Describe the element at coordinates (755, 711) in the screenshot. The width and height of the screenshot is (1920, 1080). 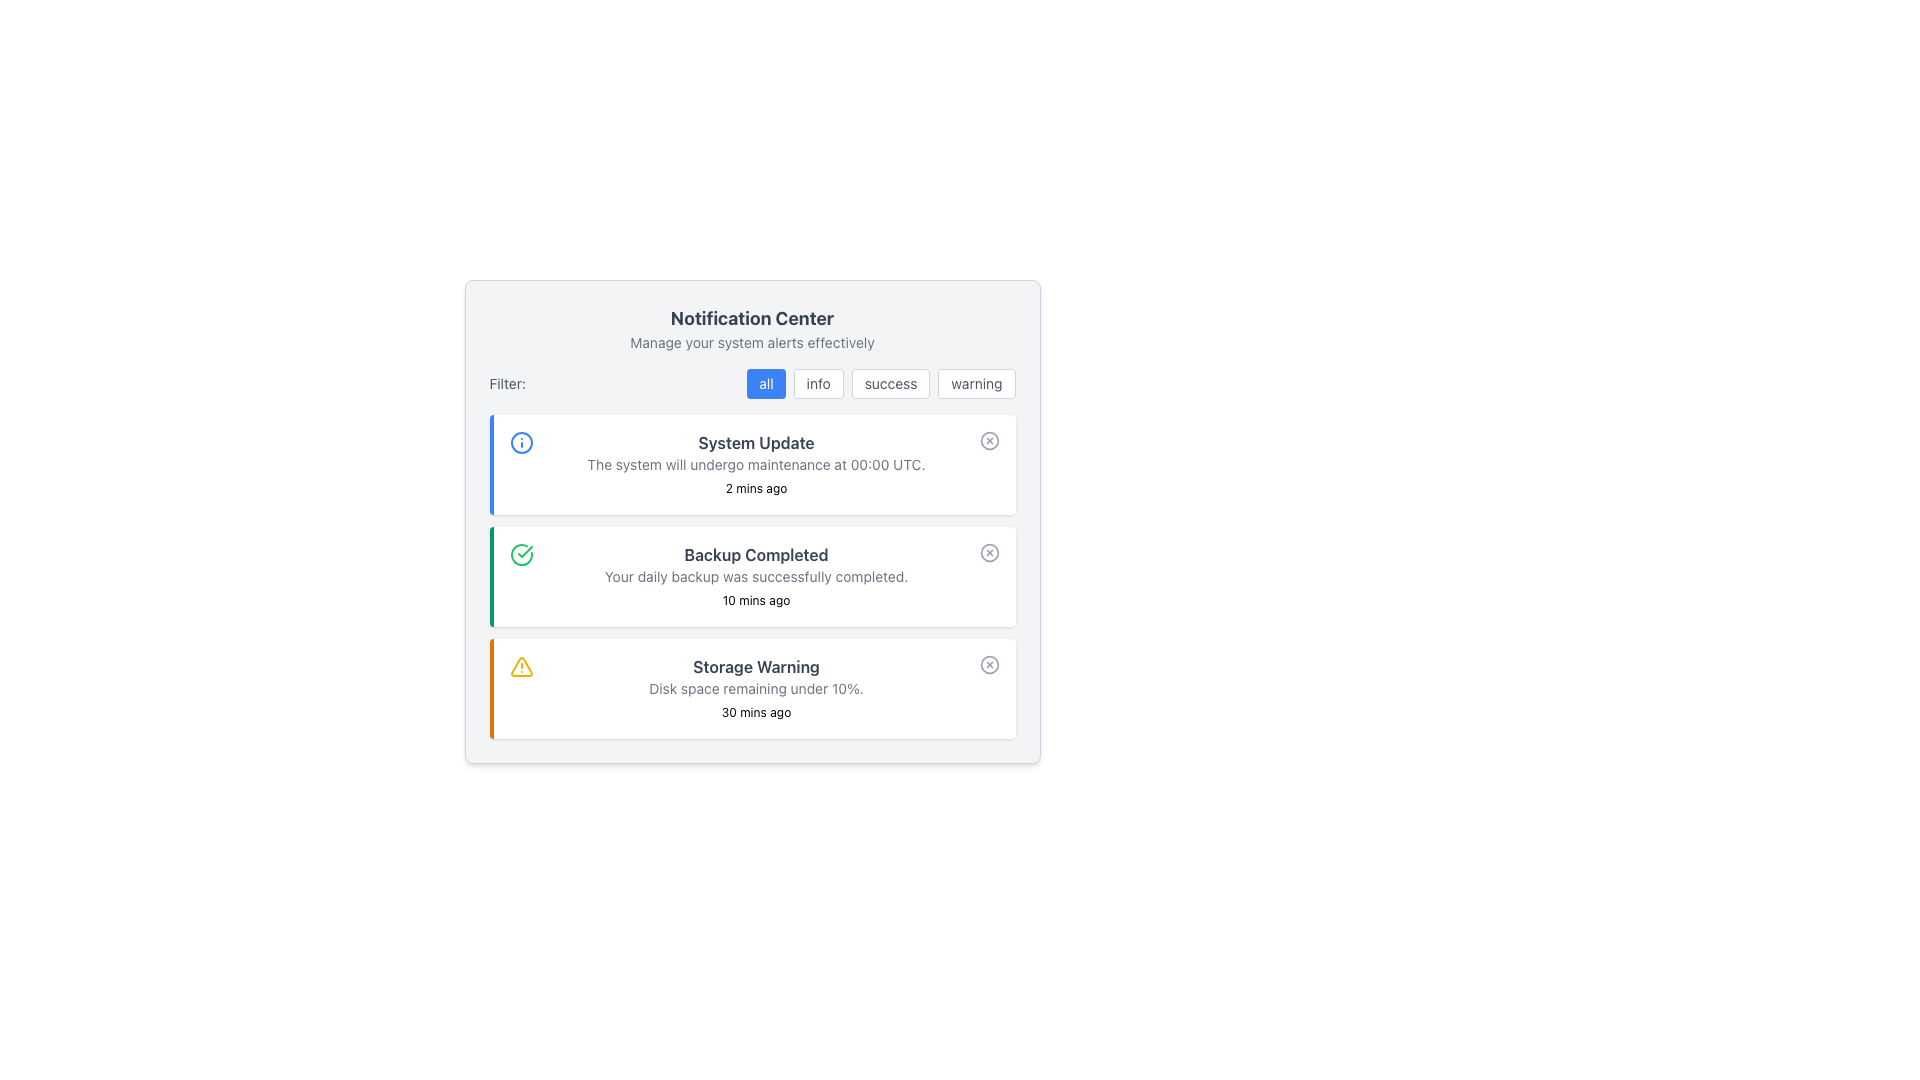
I see `the static text displaying the elapsed time since the storage warning message was generated, located within the 'Storage Warning' notification card` at that location.